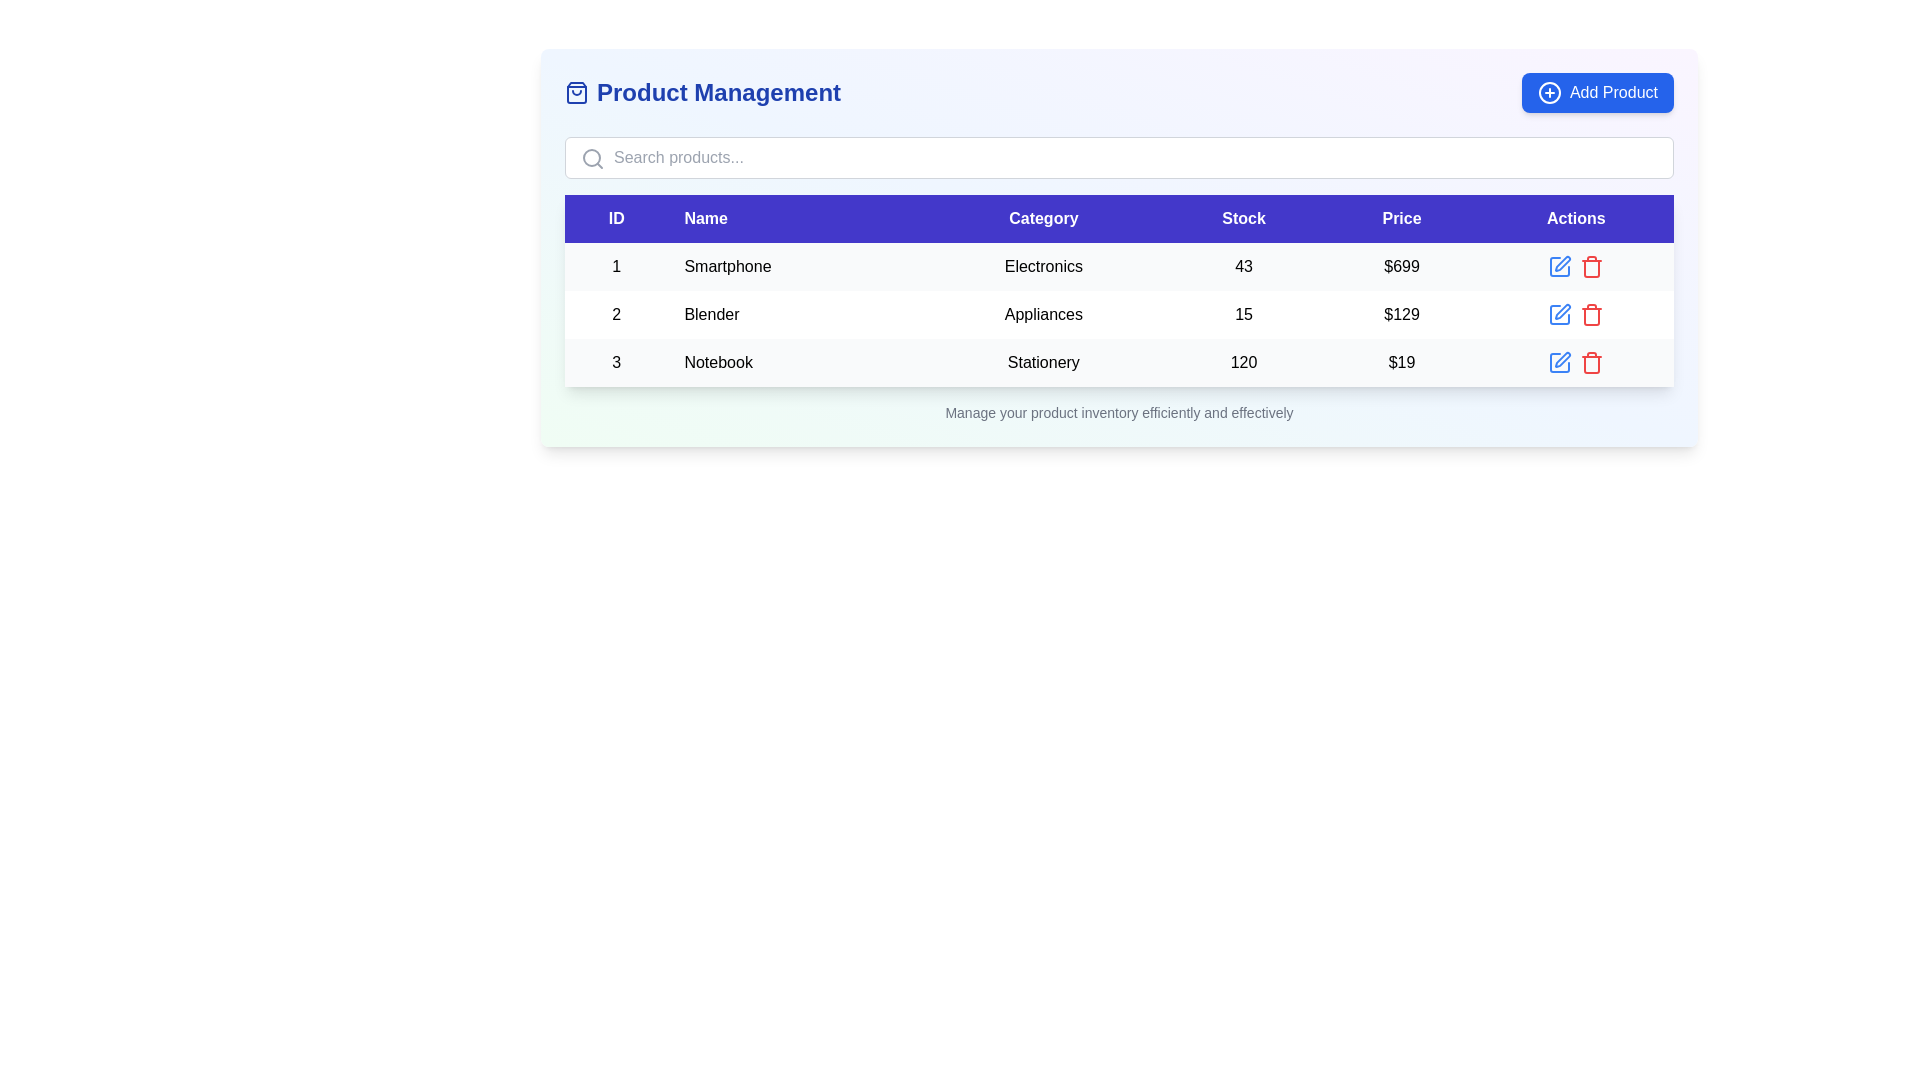 This screenshot has width=1920, height=1080. What do you see at coordinates (1597, 92) in the screenshot?
I see `the 'Add Product' button` at bounding box center [1597, 92].